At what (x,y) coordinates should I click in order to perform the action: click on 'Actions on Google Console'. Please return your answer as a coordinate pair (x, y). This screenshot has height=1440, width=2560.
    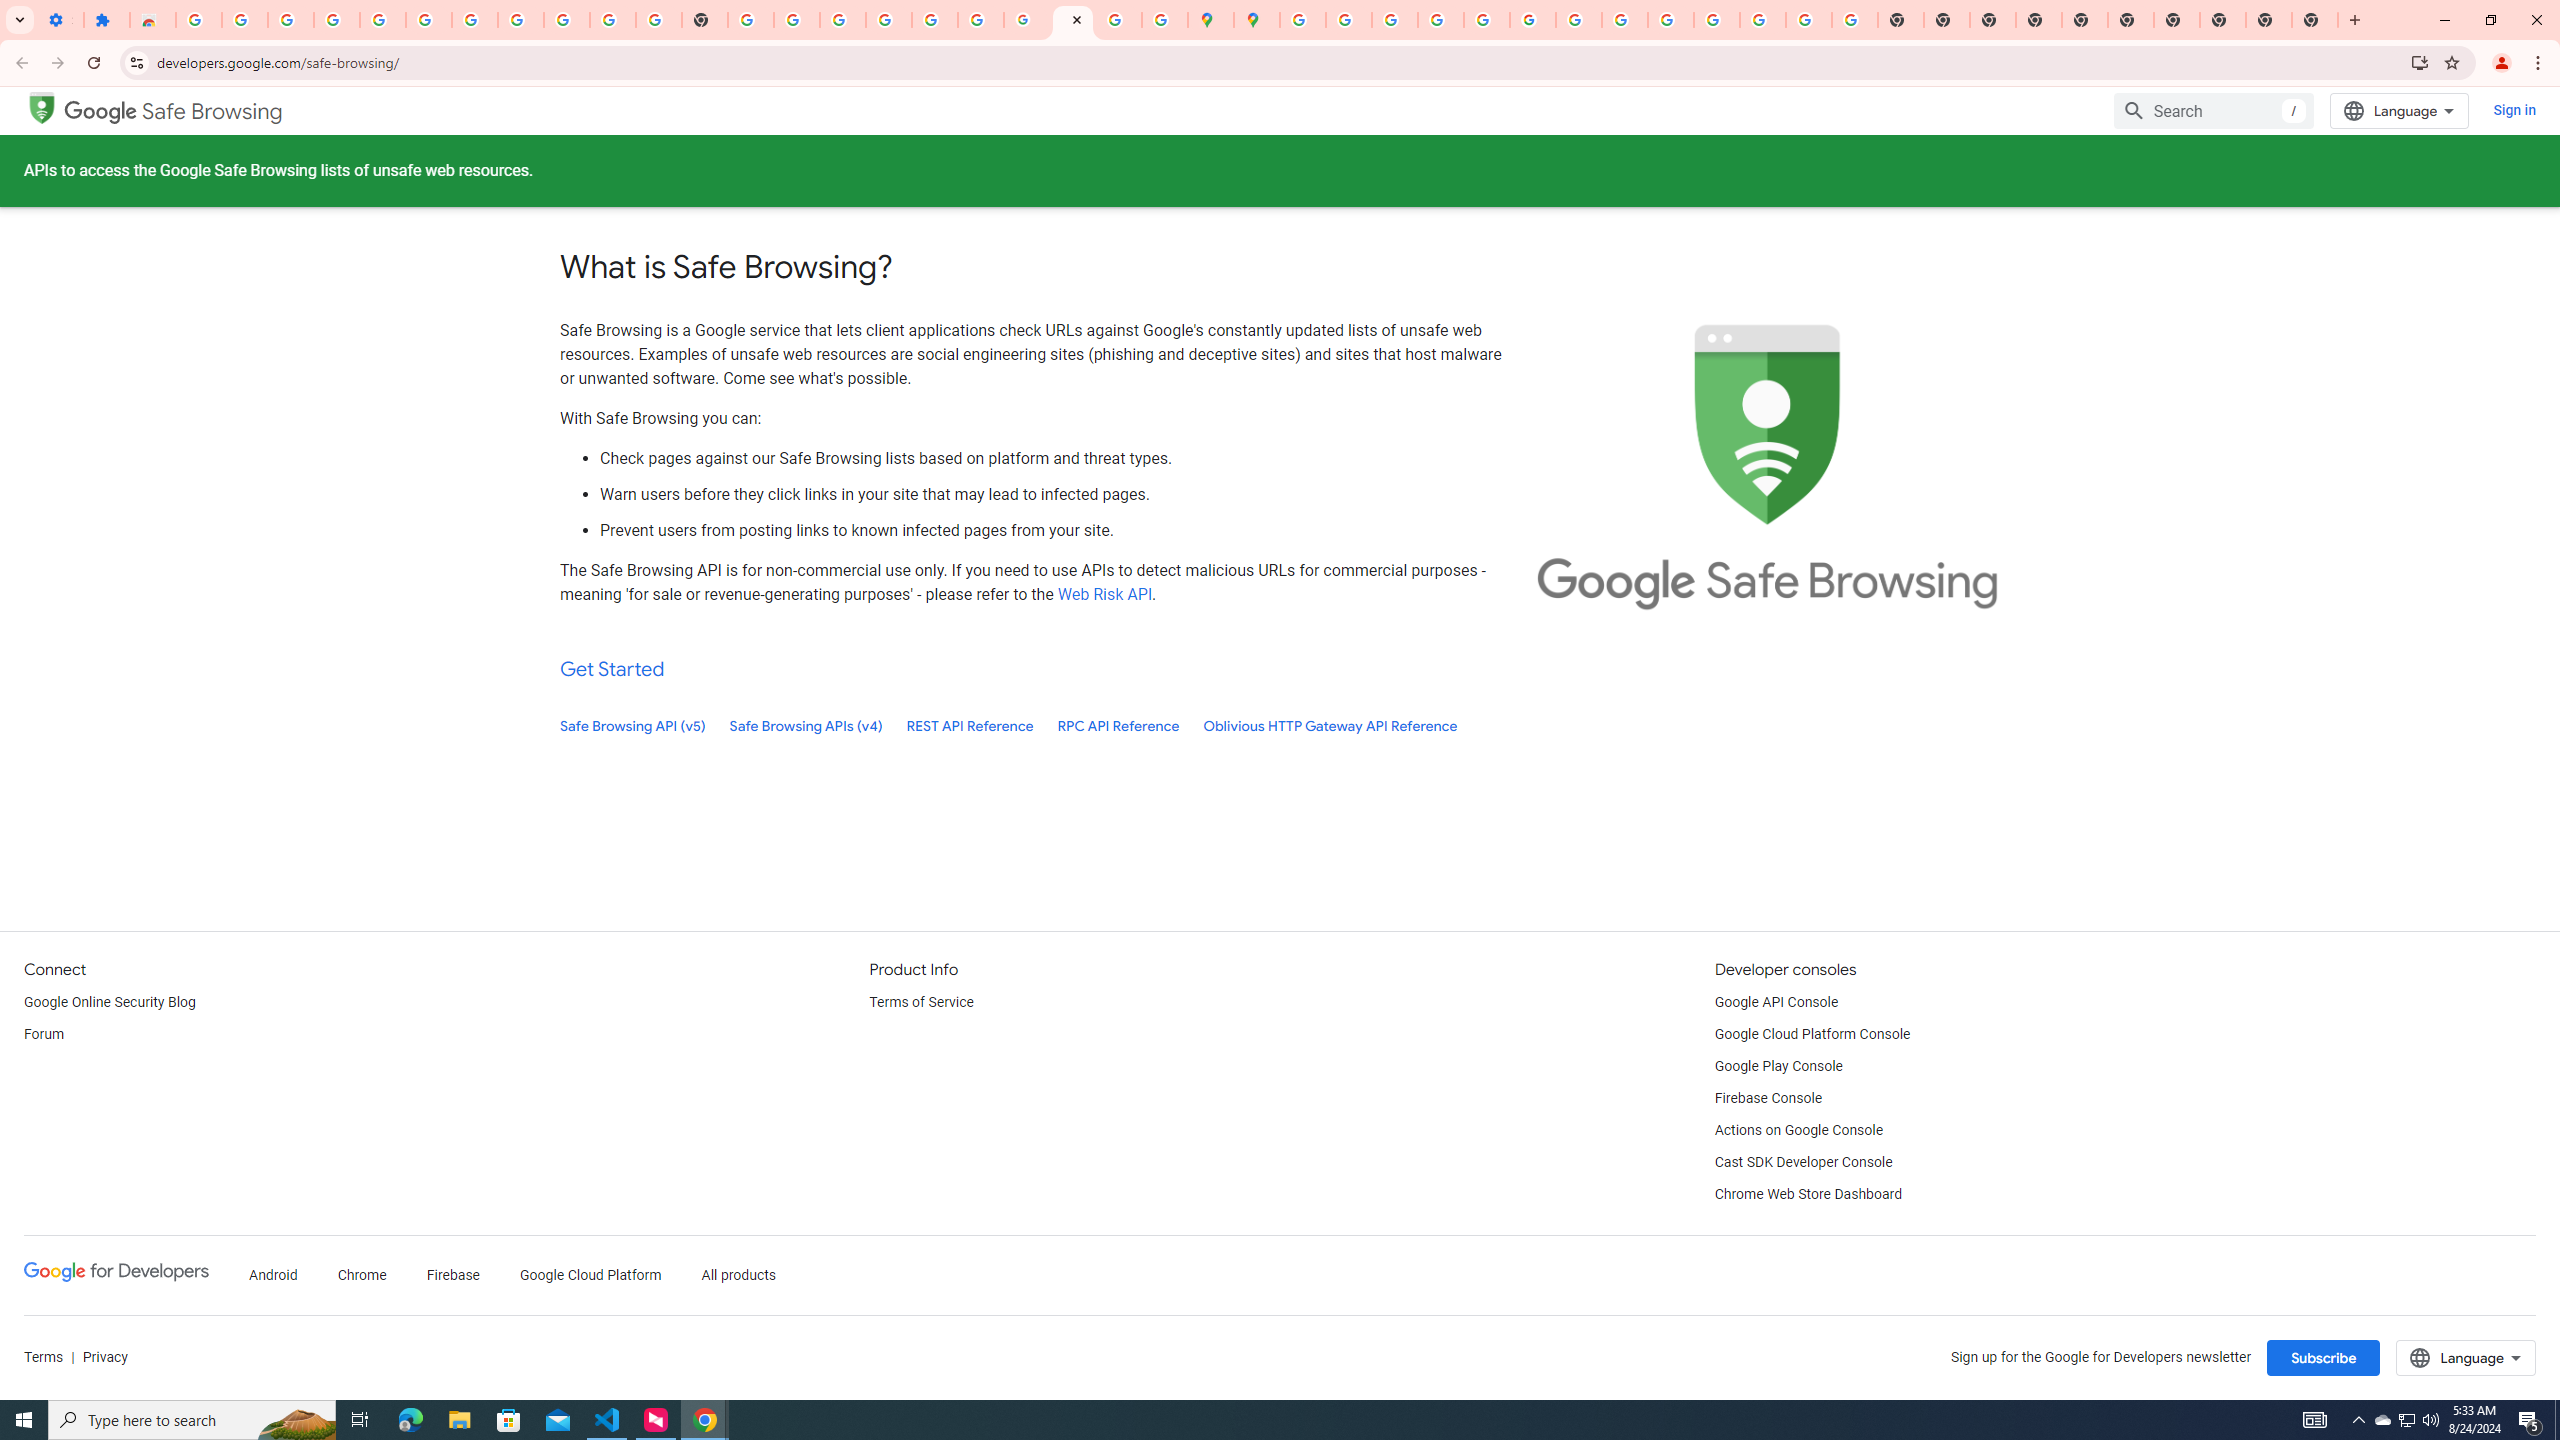
    Looking at the image, I should click on (1798, 1130).